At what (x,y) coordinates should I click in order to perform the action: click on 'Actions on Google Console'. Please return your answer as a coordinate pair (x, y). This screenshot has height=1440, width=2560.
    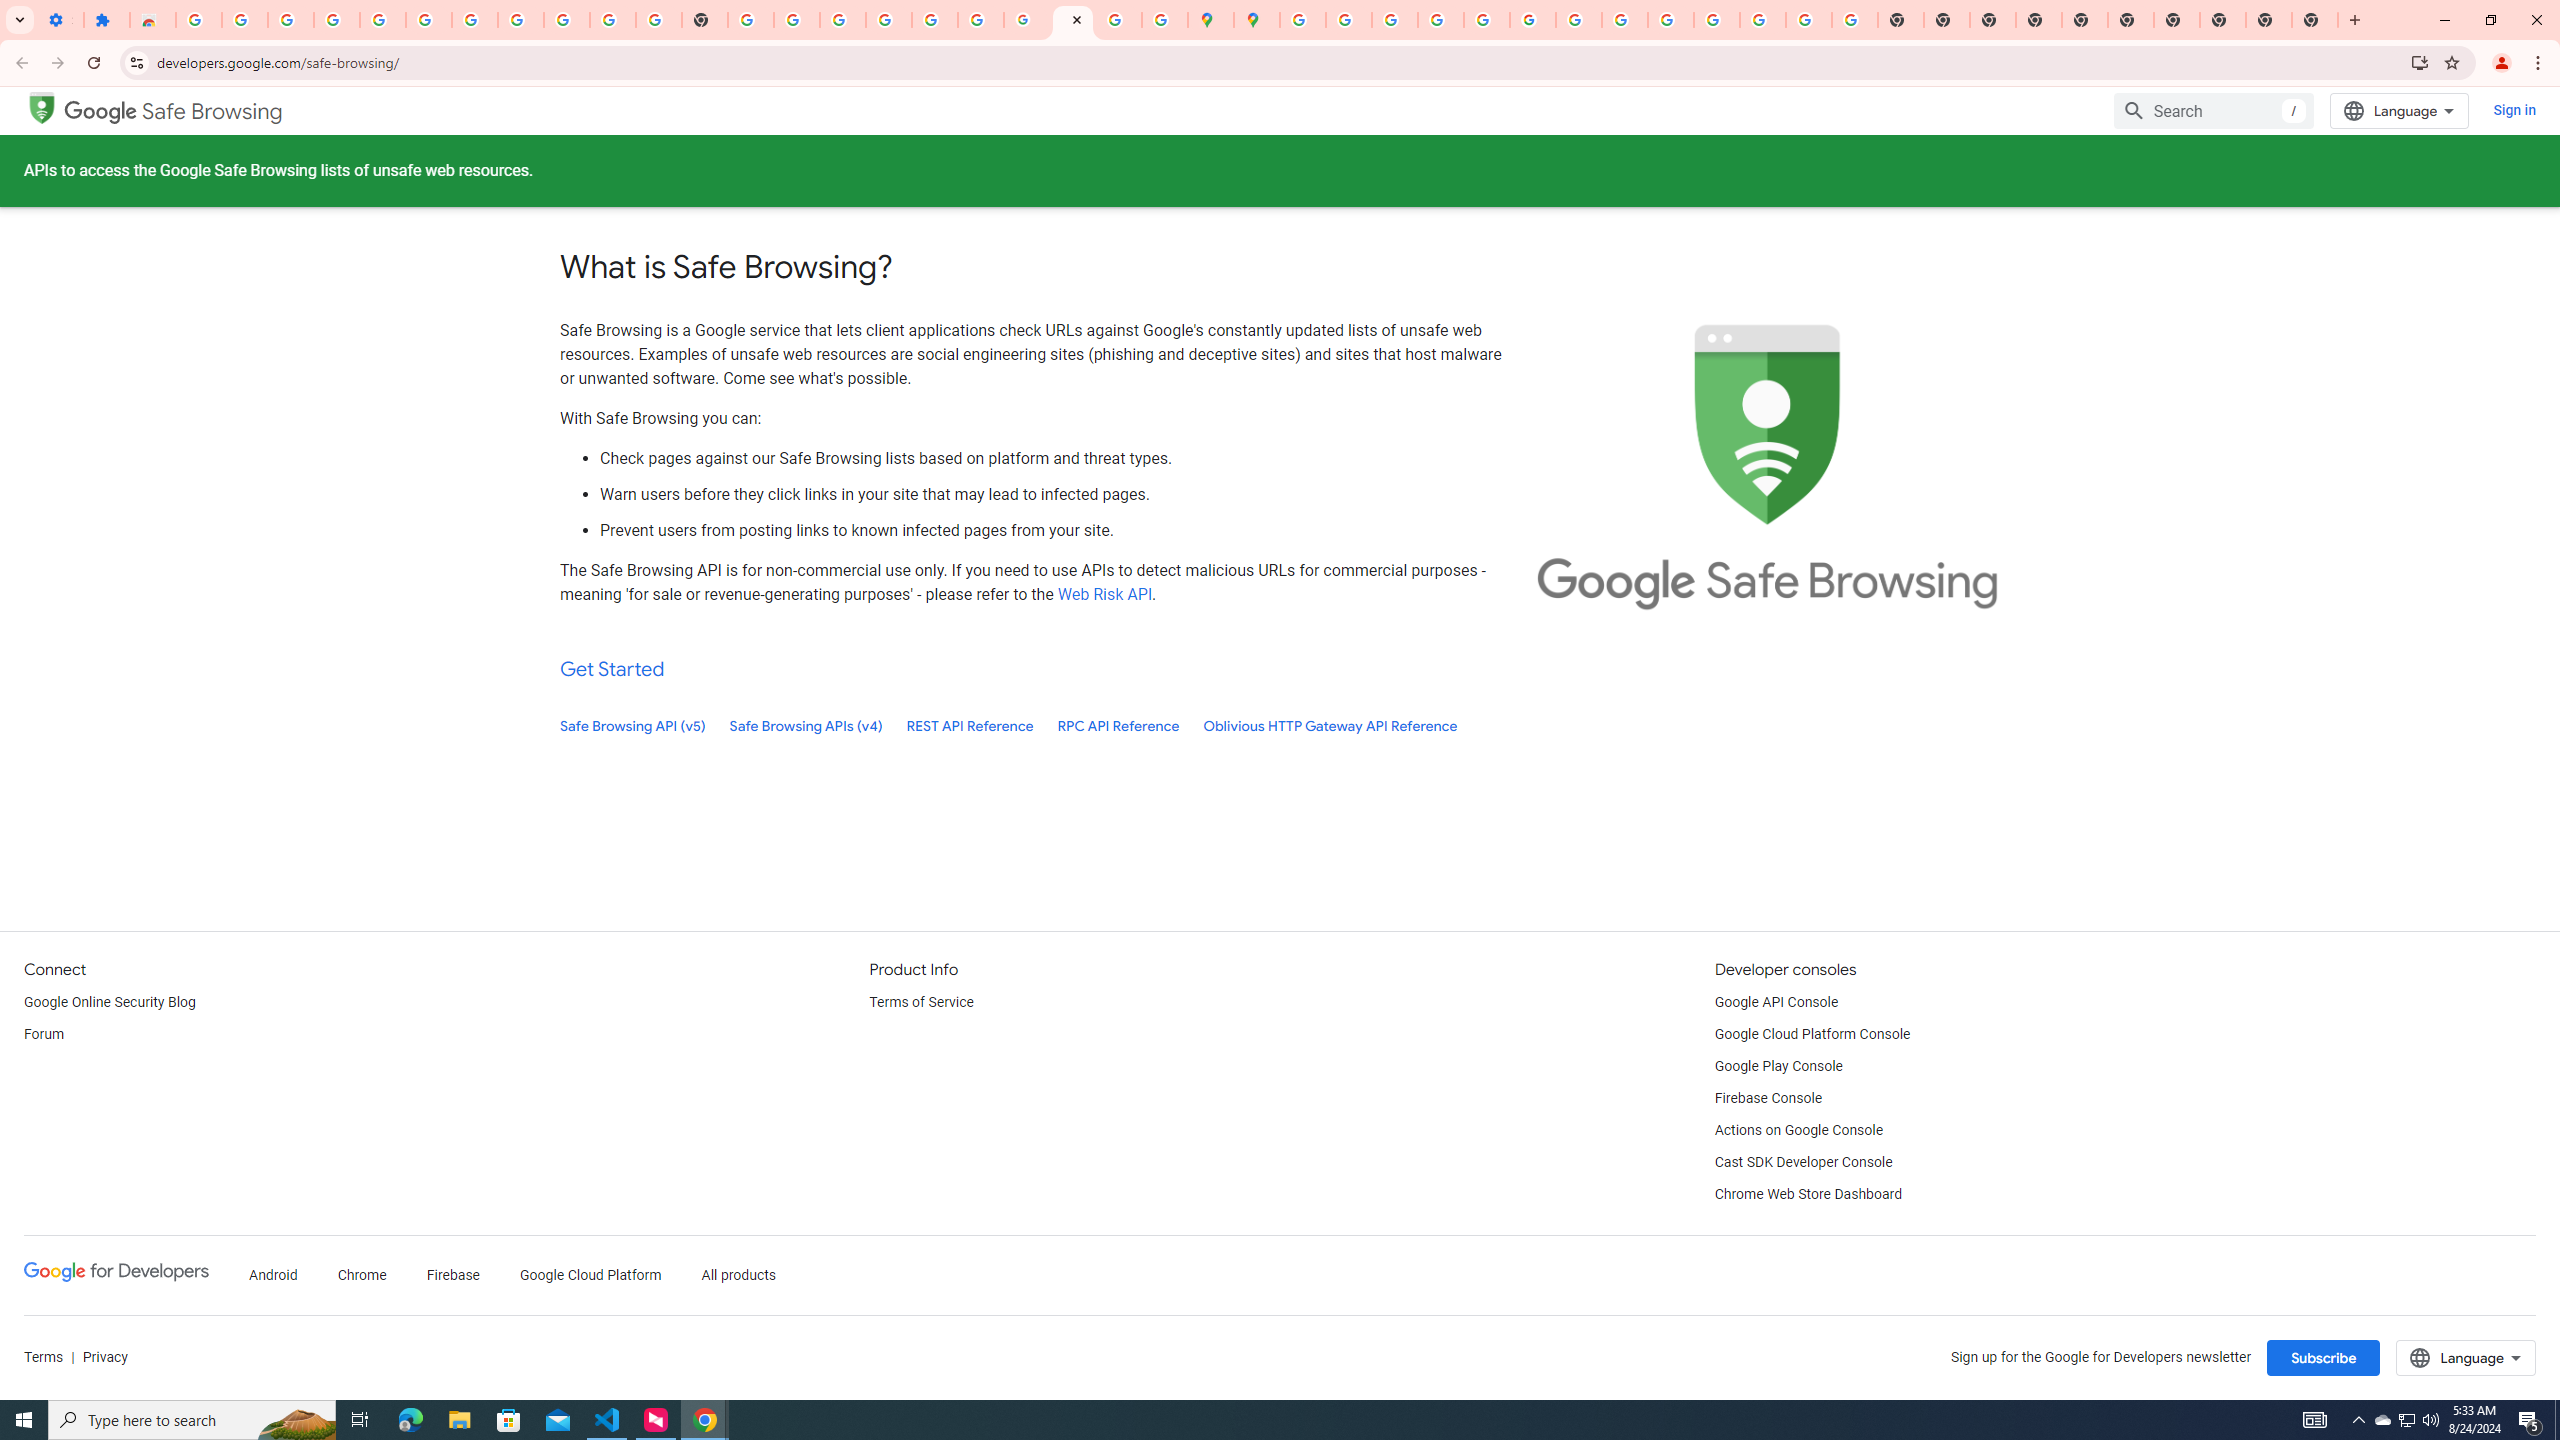
    Looking at the image, I should click on (1798, 1130).